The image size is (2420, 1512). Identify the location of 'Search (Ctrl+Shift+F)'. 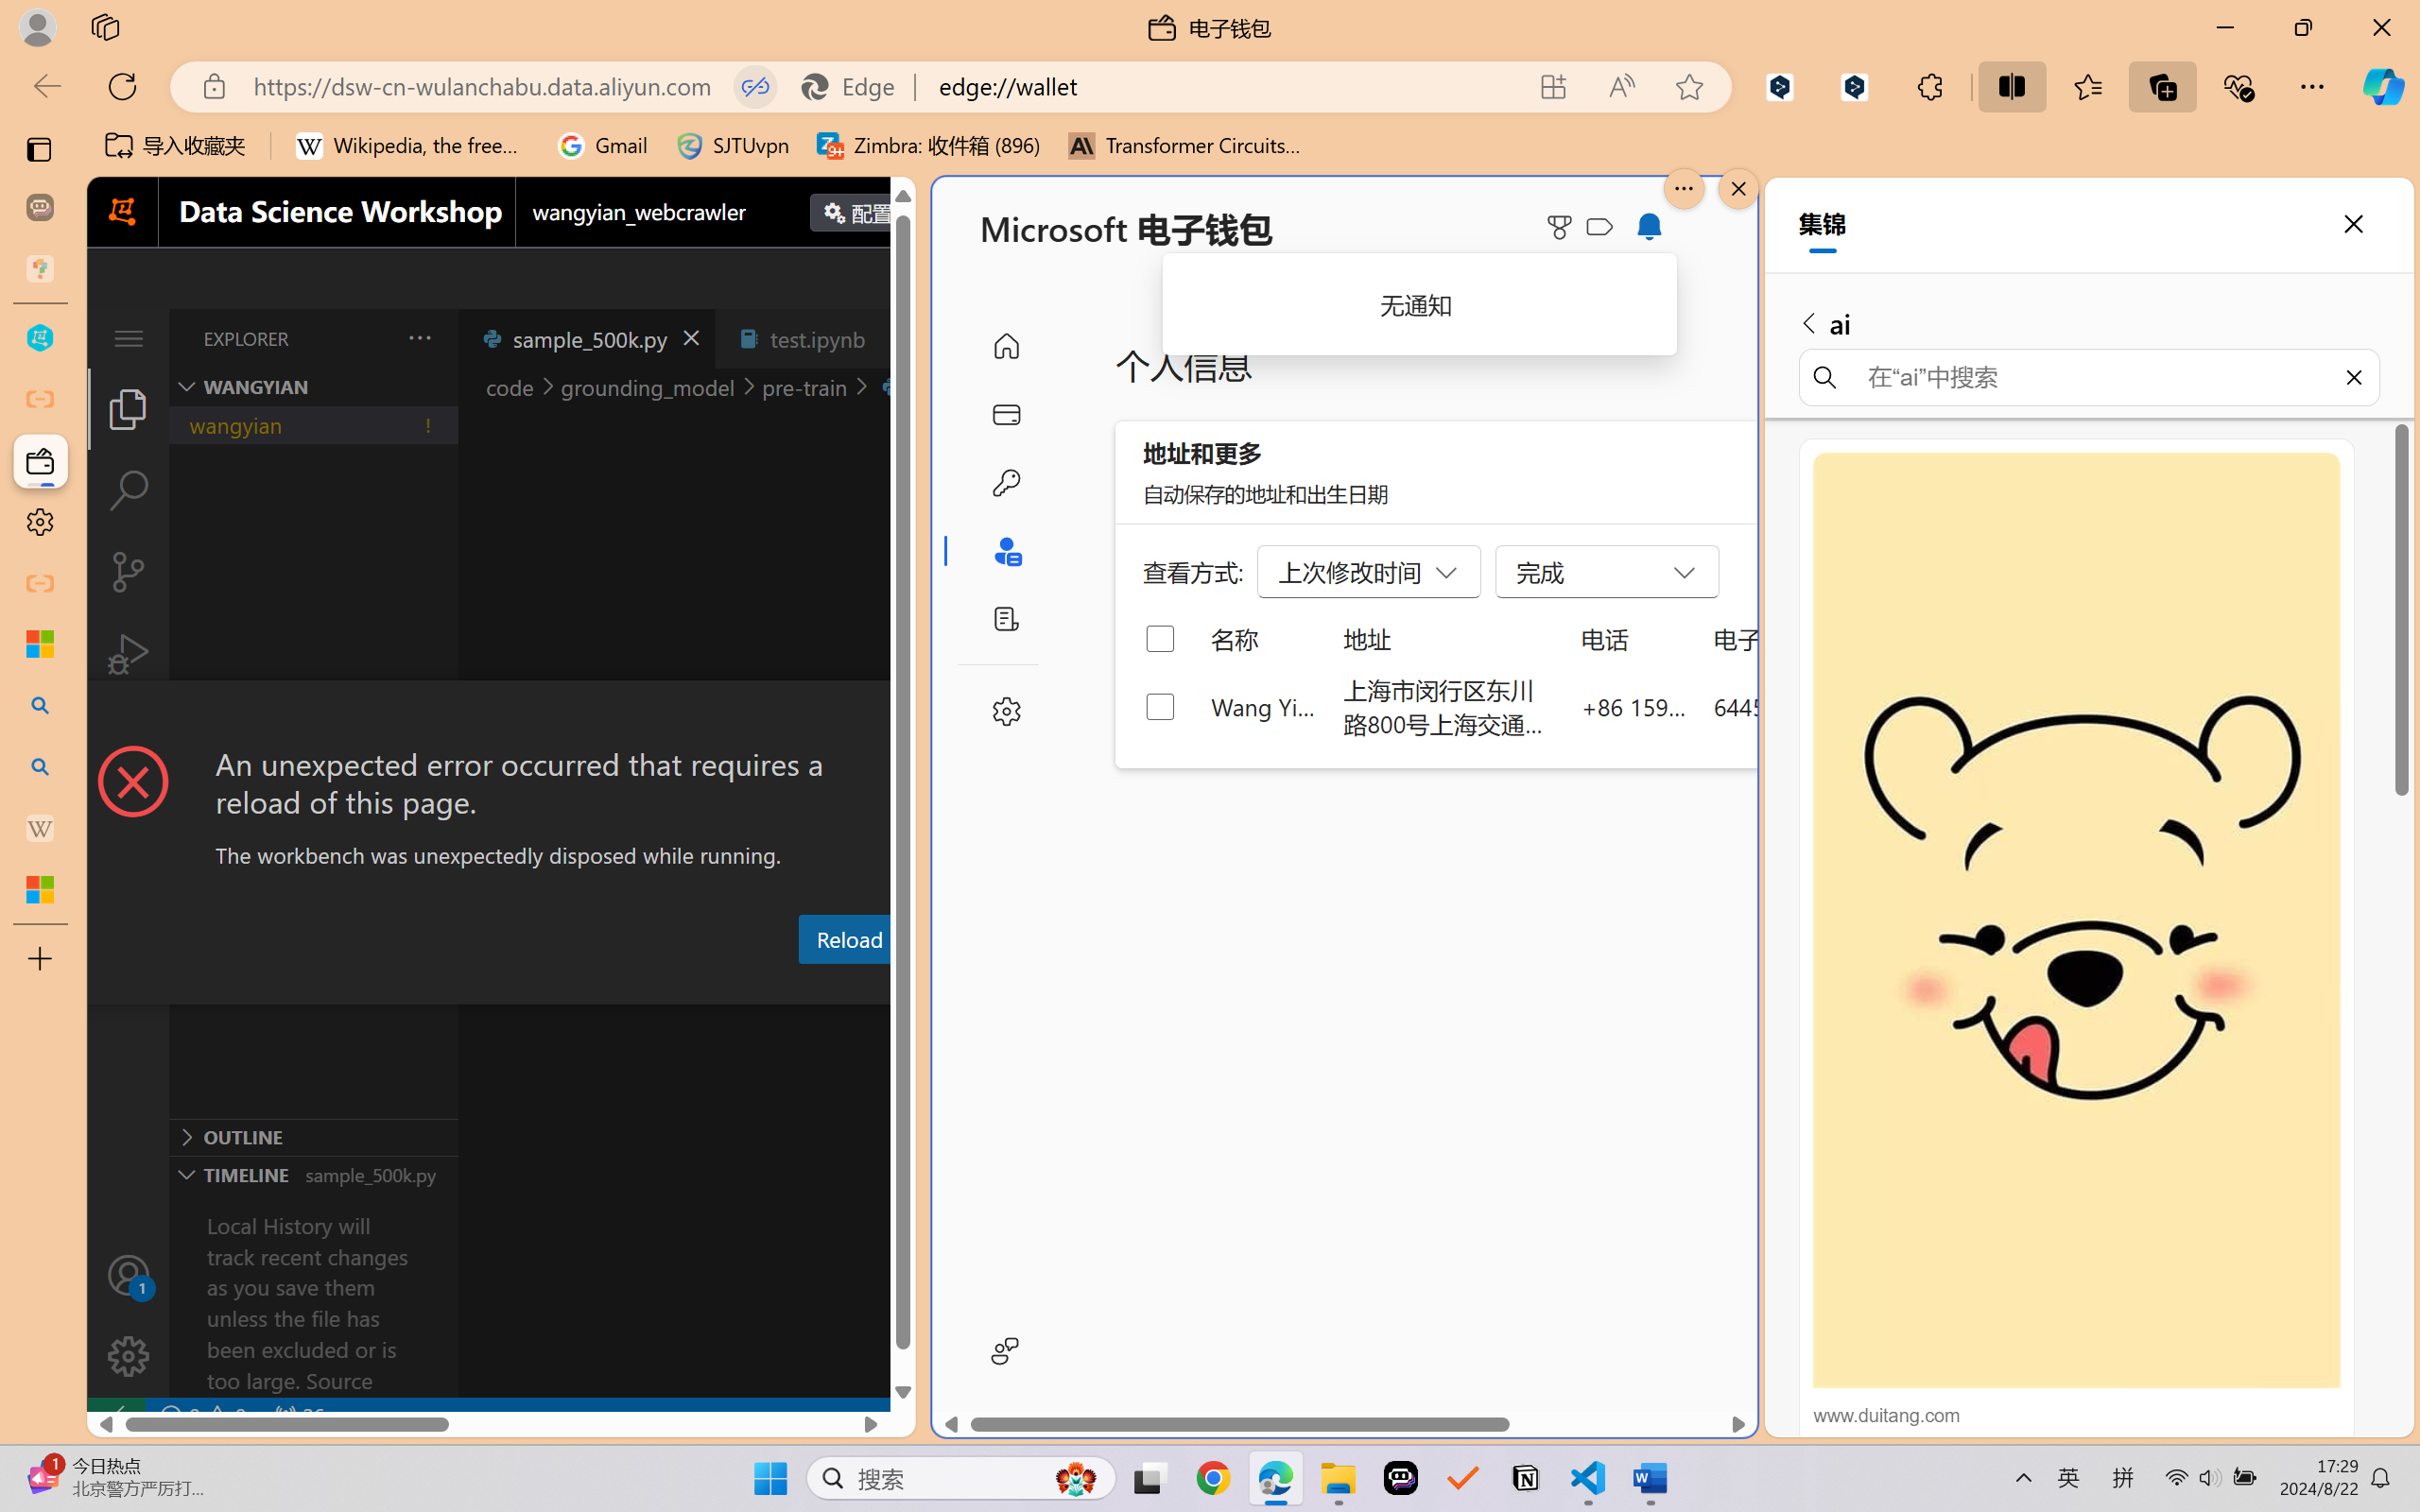
(127, 490).